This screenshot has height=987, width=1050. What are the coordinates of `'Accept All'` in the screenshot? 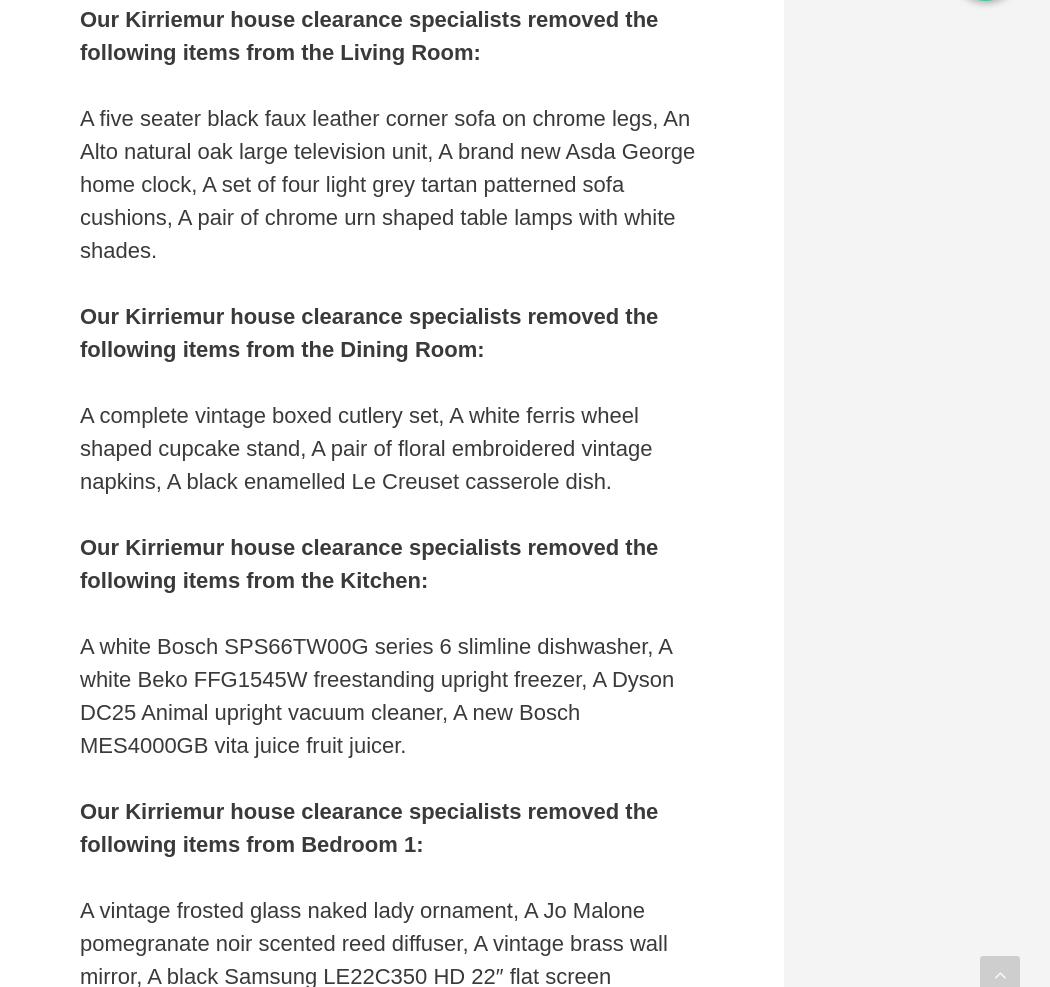 It's located at (278, 780).